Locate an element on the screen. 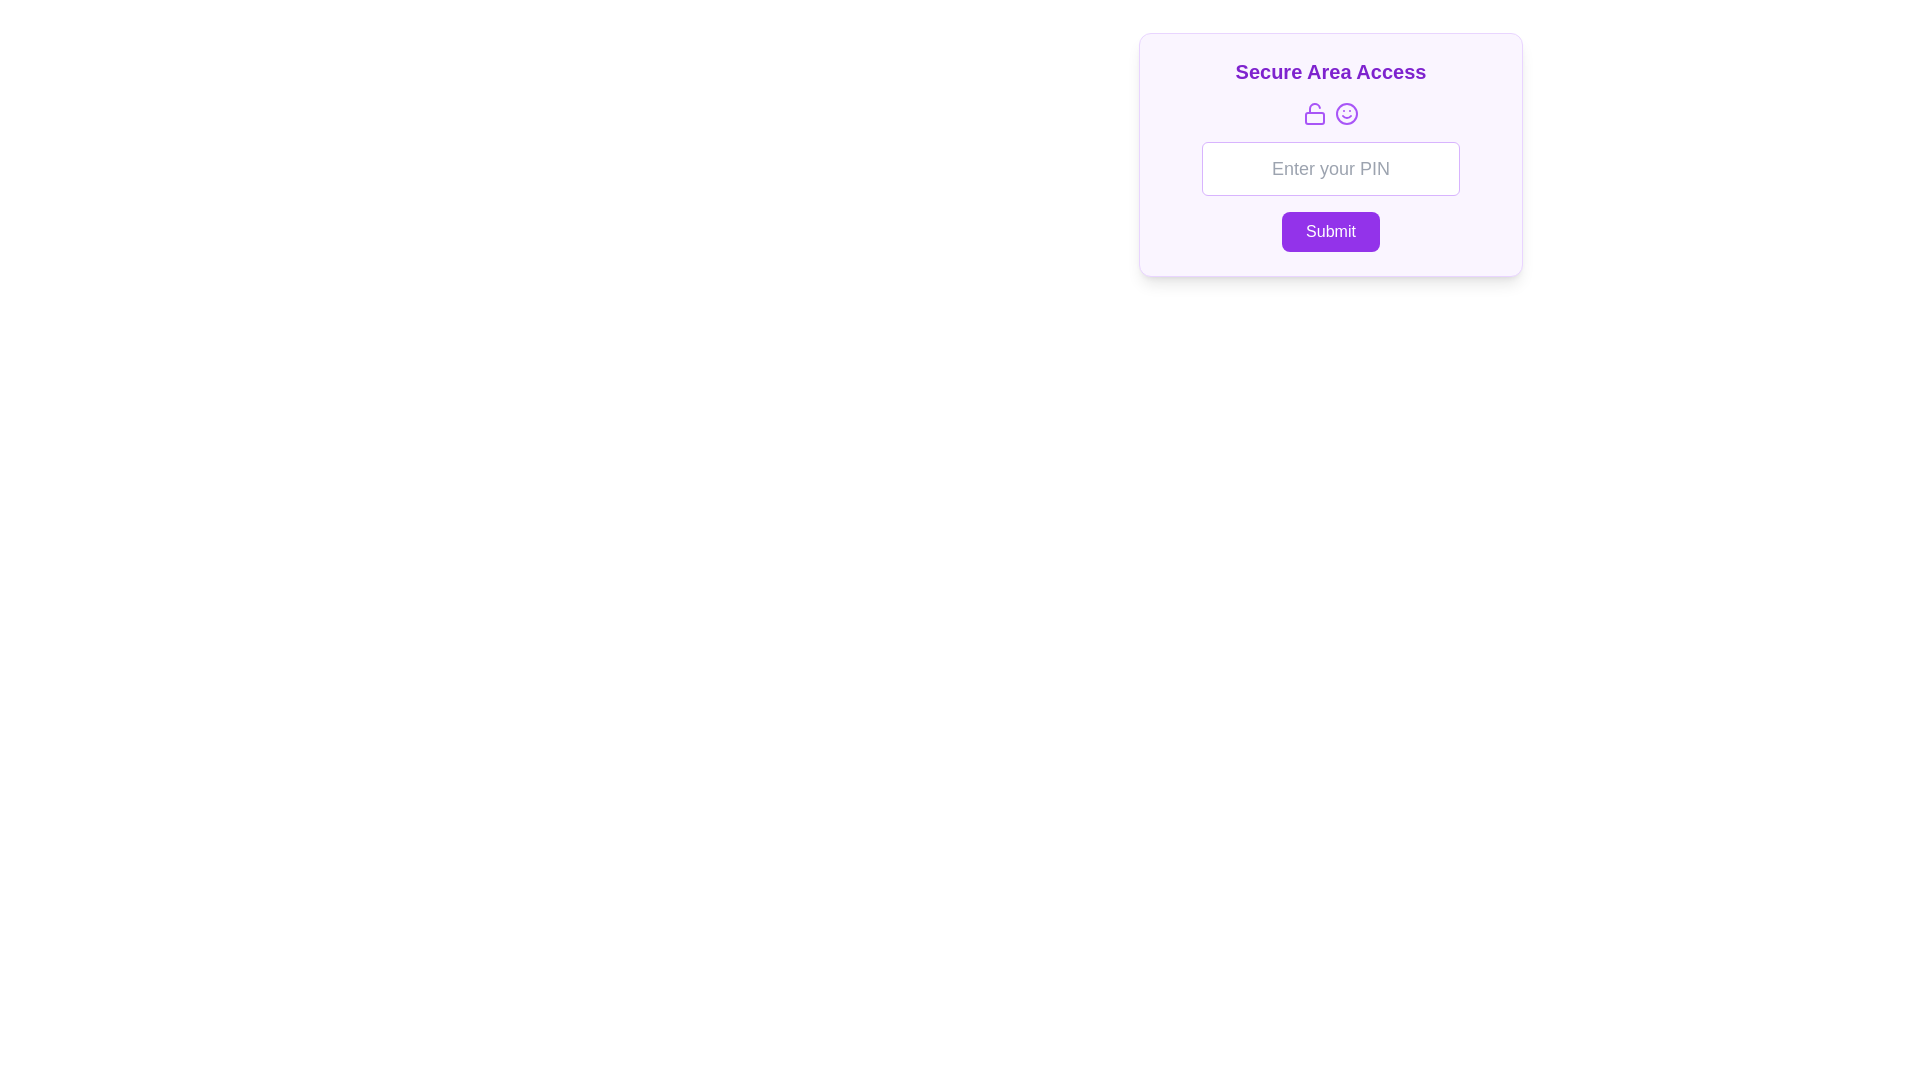  the Password Input Field, which is a textual input field for sensitive data with a placeholder 'Enter your PIN' is located at coordinates (1330, 153).